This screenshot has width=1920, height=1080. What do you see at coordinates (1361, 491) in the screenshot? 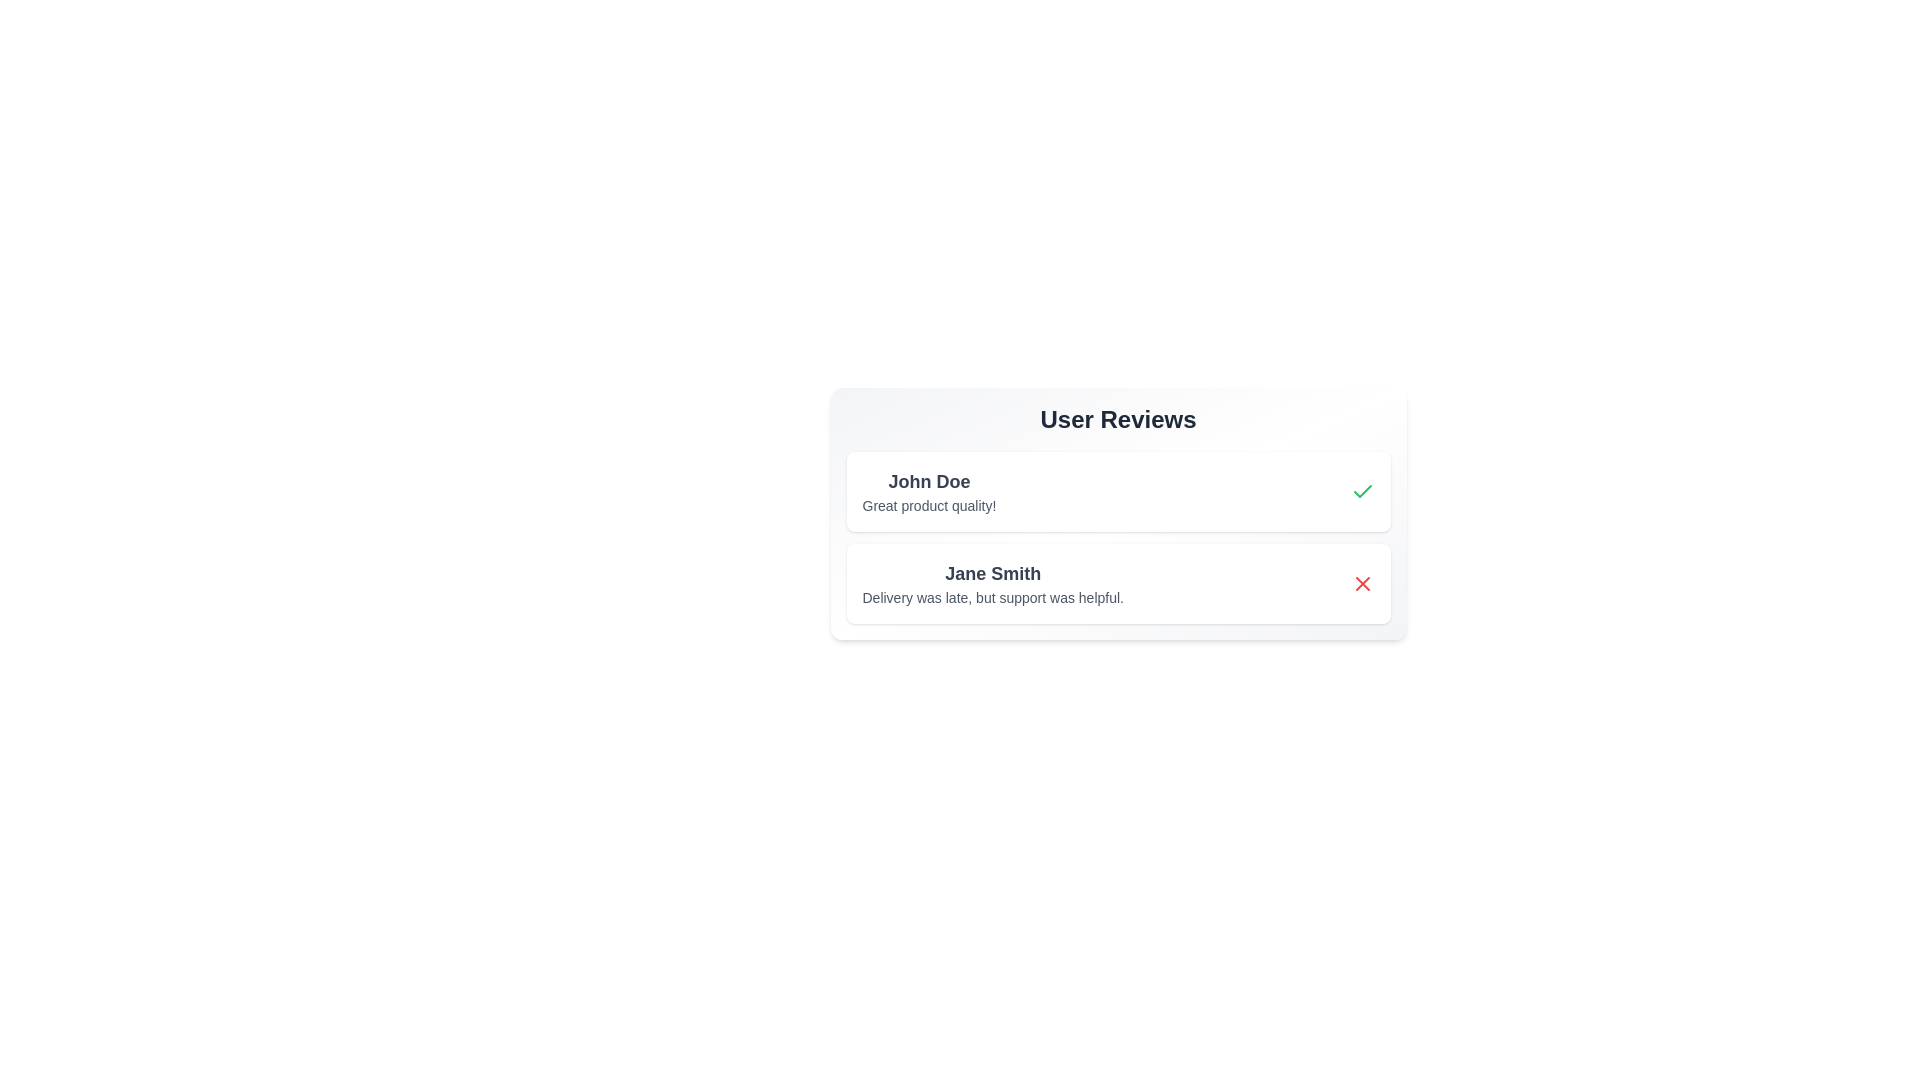
I see `the green checkmark icon in the first row of the user reviews section` at bounding box center [1361, 491].